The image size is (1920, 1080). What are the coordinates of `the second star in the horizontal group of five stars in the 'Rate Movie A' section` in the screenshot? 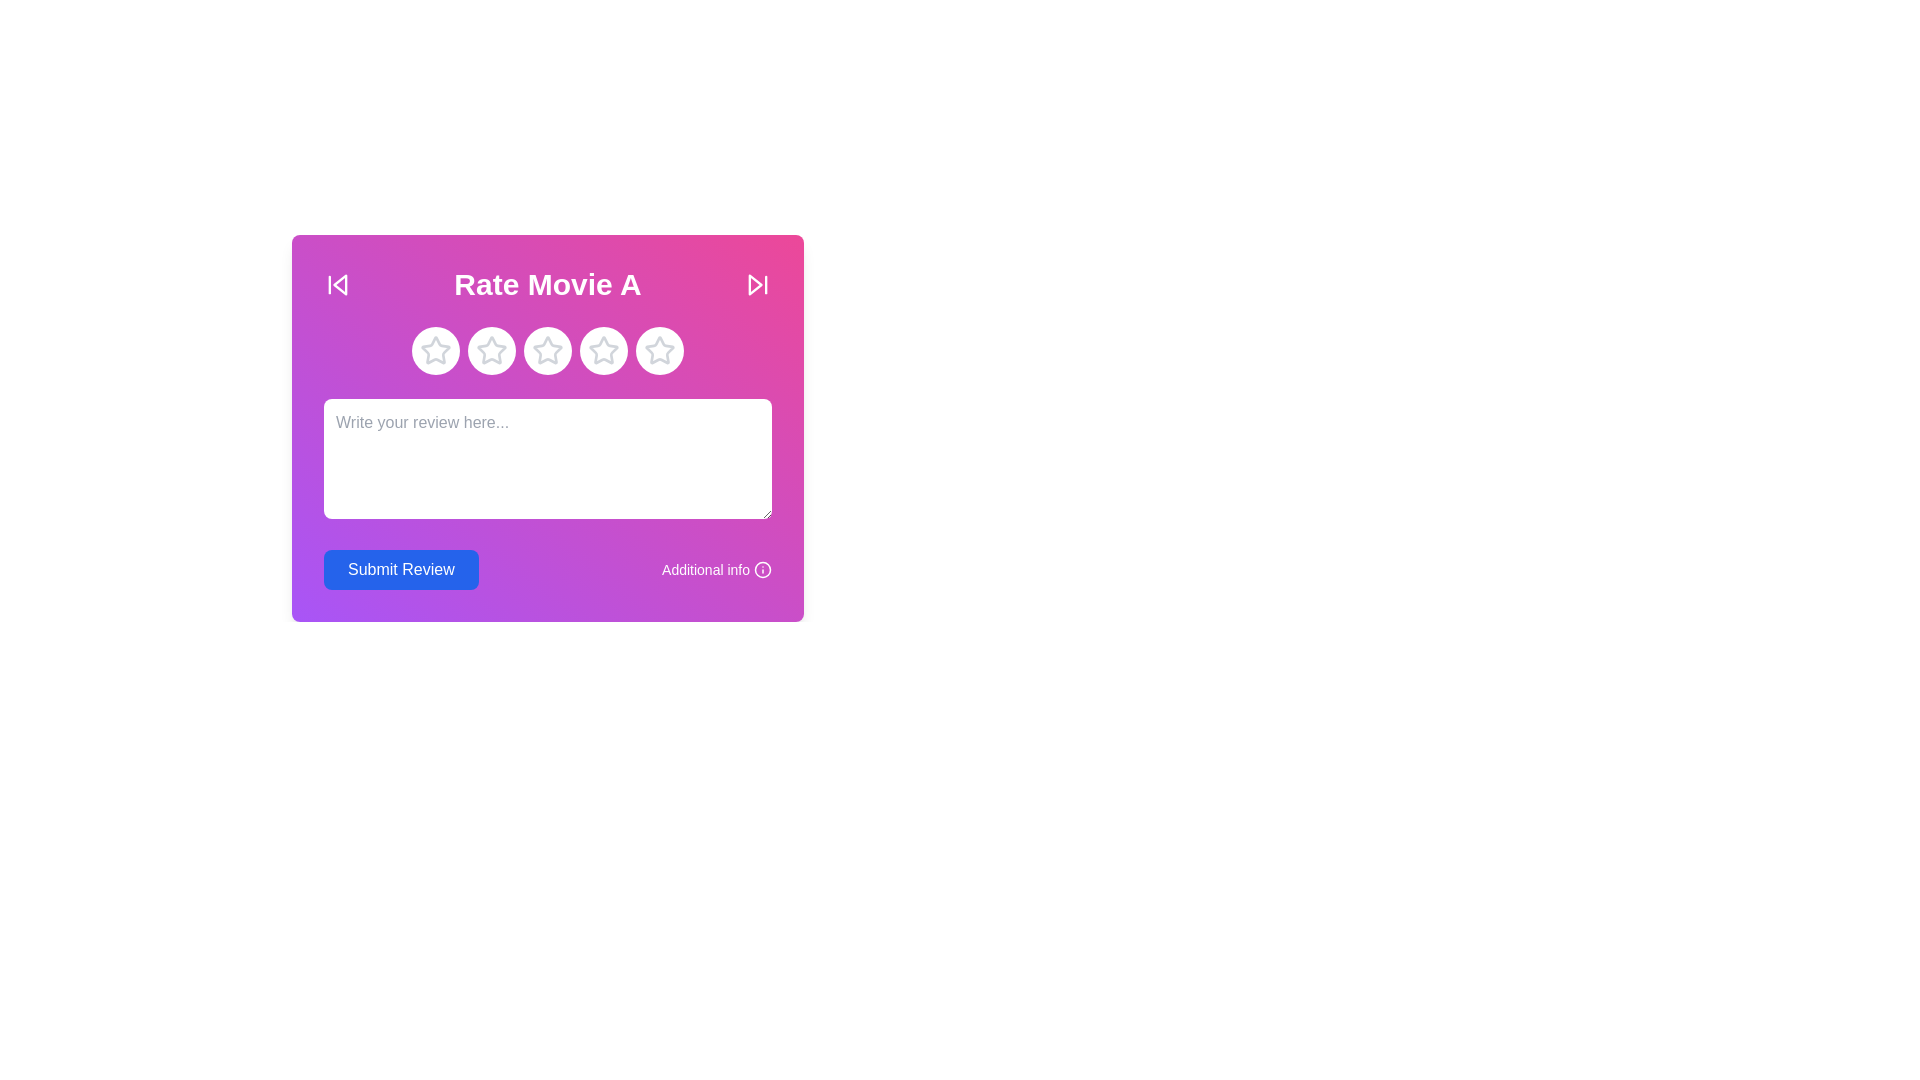 It's located at (491, 349).